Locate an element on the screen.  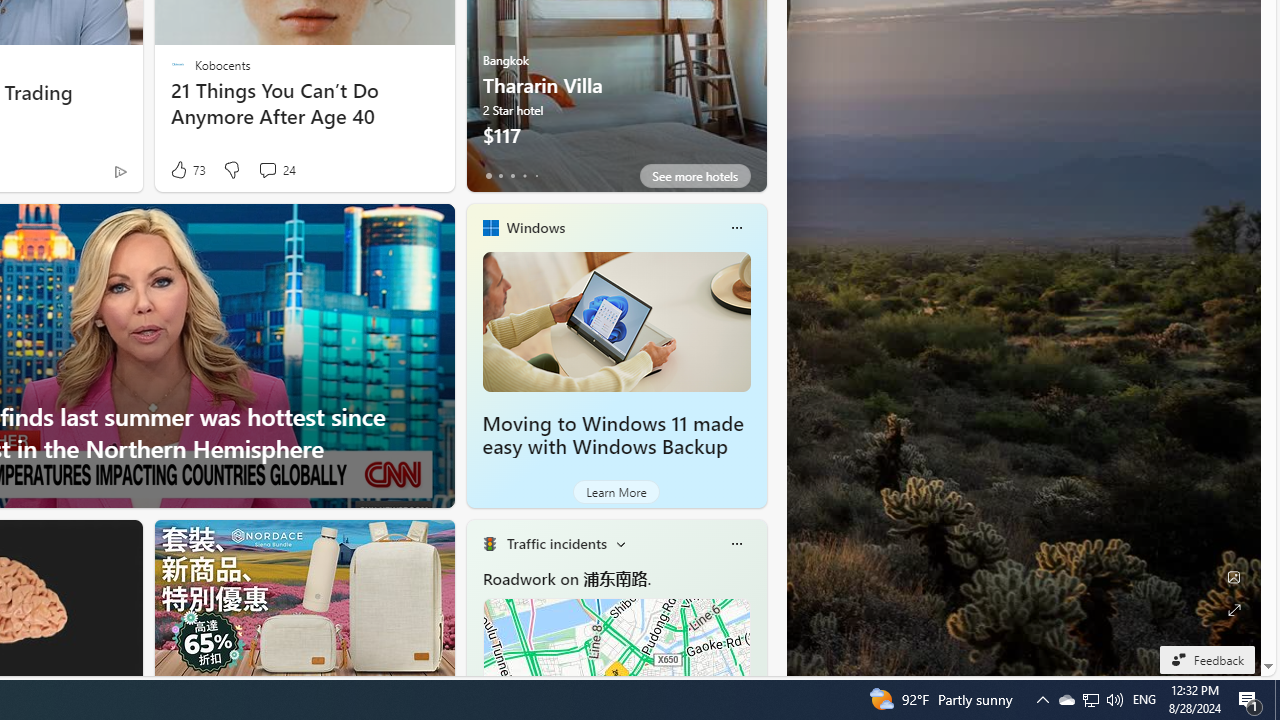
'73 Like' is located at coordinates (186, 169).